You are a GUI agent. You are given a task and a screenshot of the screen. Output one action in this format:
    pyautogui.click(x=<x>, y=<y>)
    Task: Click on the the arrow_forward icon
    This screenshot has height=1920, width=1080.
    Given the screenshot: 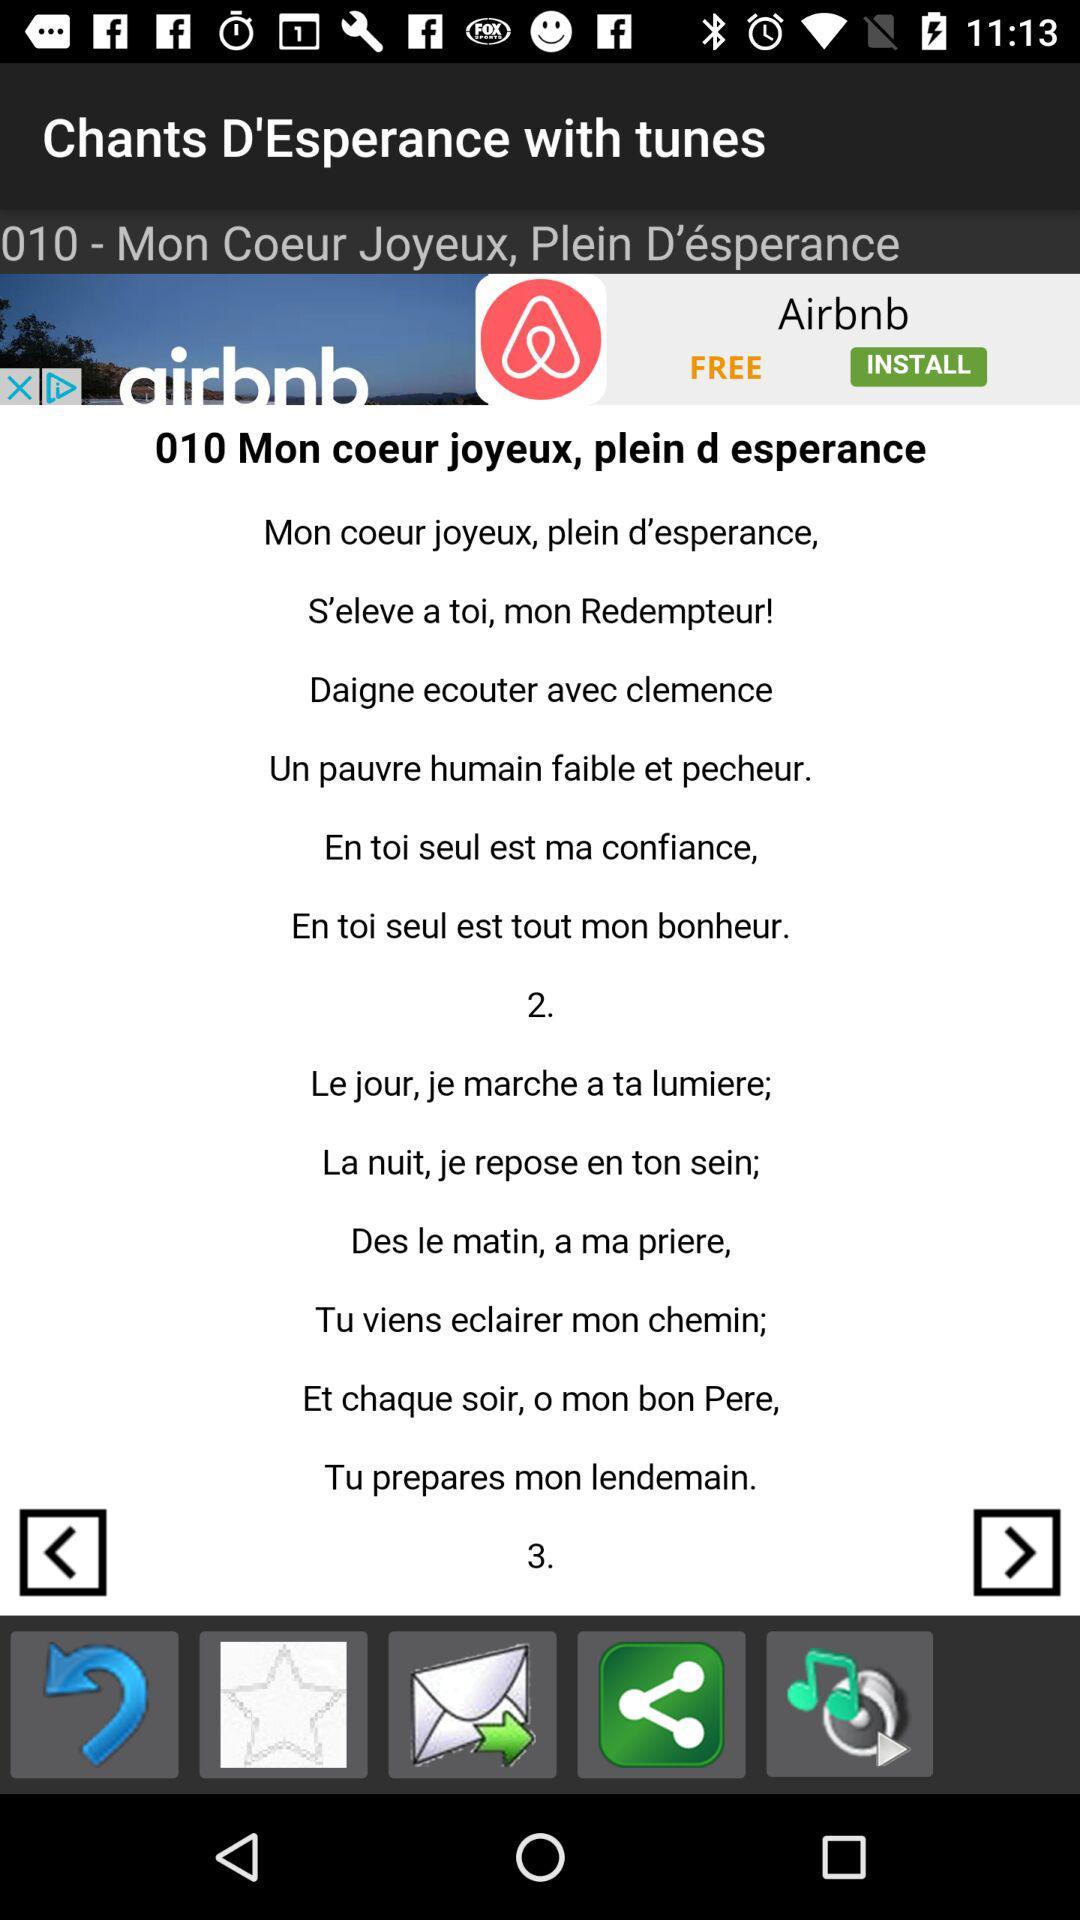 What is the action you would take?
    pyautogui.click(x=1017, y=1551)
    